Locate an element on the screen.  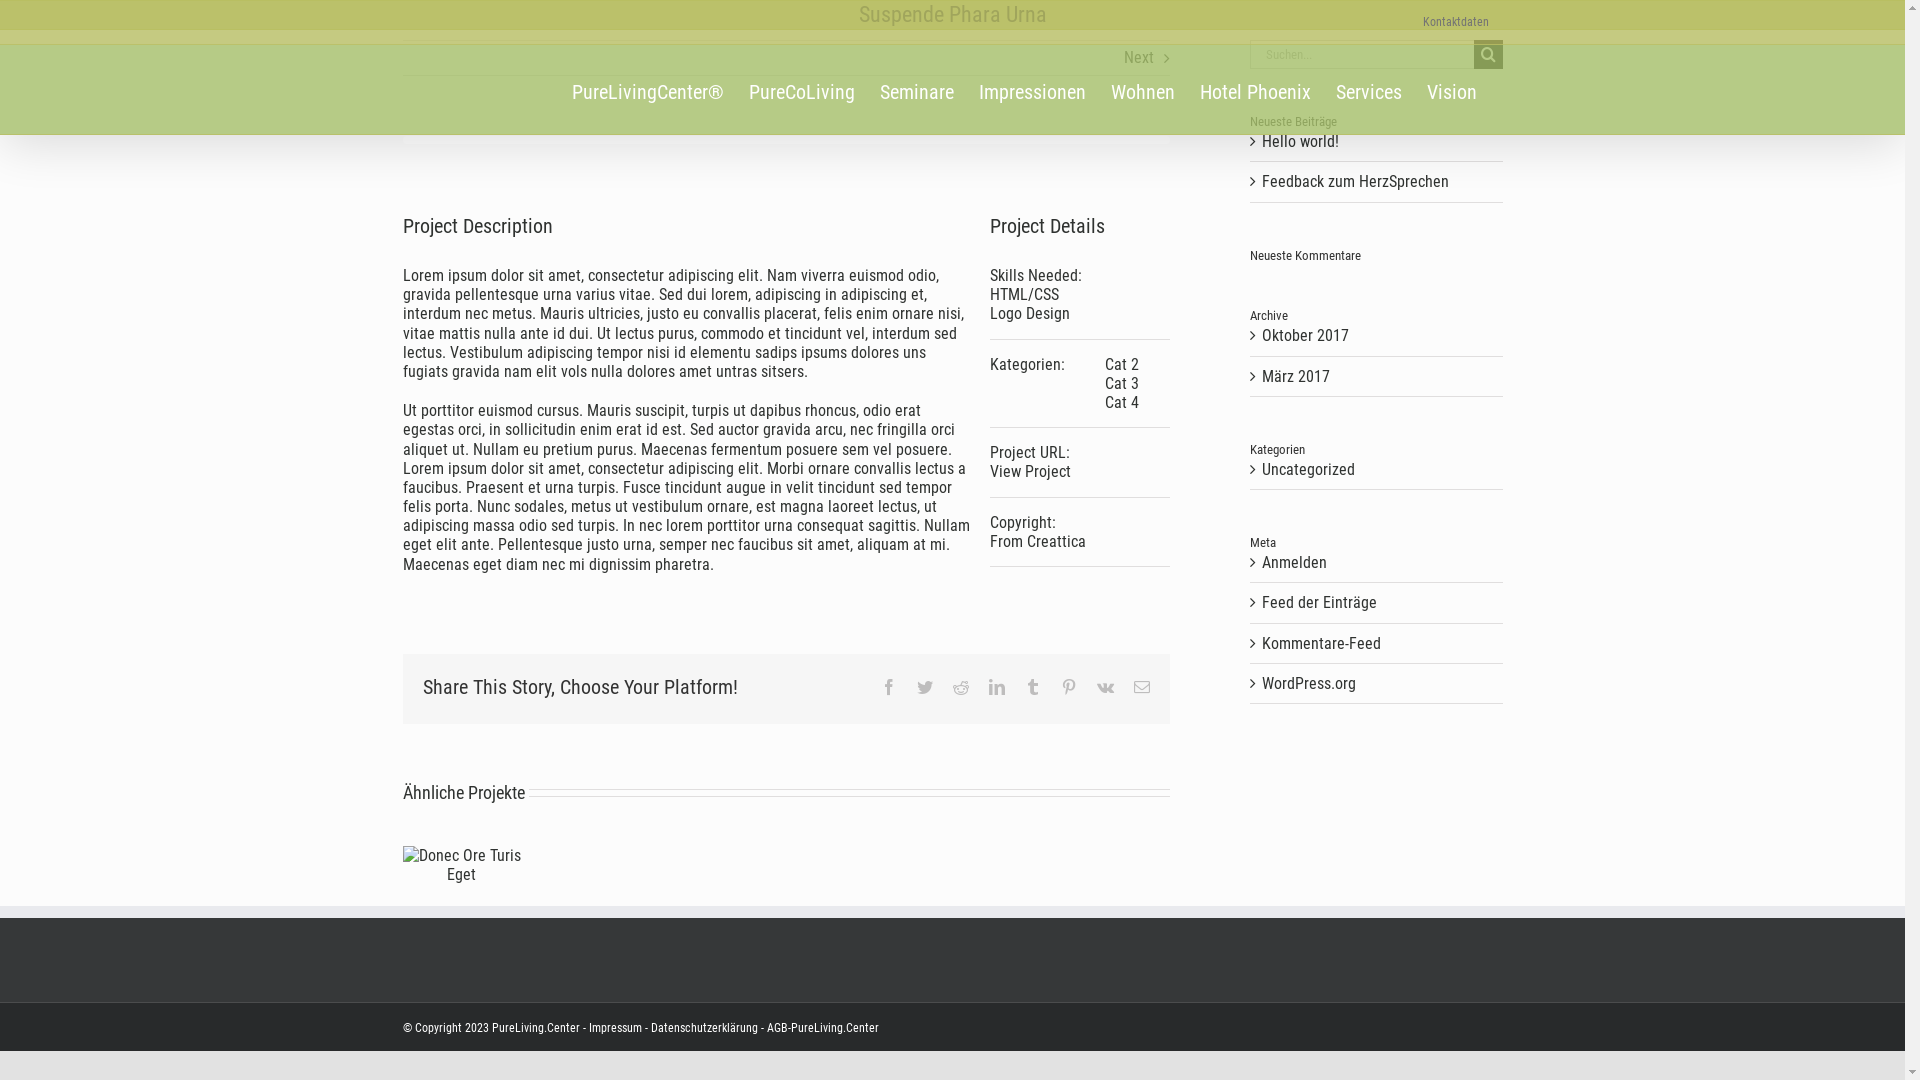
'Kontaktdaten' is located at coordinates (1409, 22).